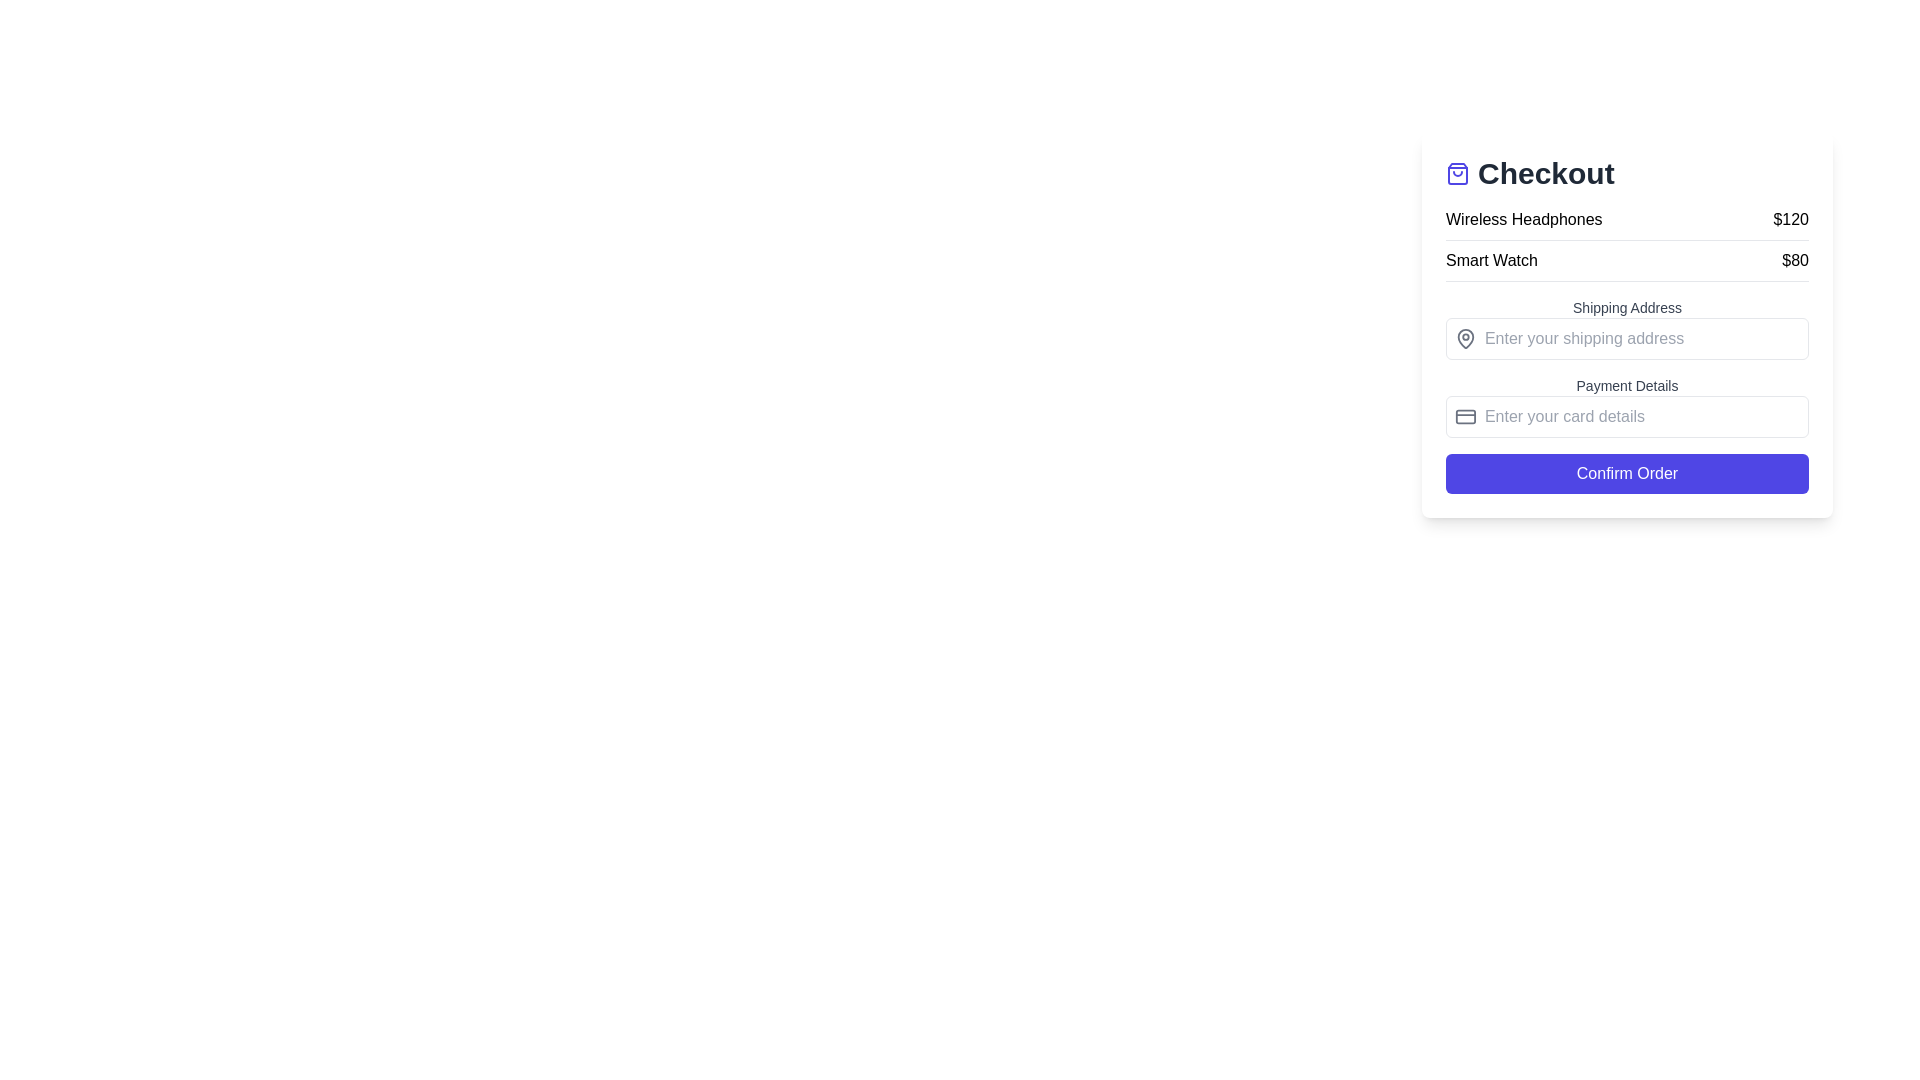  I want to click on the shipping address input field to focus it, which is located to the right of a map pin icon within a bordered box with rounded corners, so click(1642, 338).